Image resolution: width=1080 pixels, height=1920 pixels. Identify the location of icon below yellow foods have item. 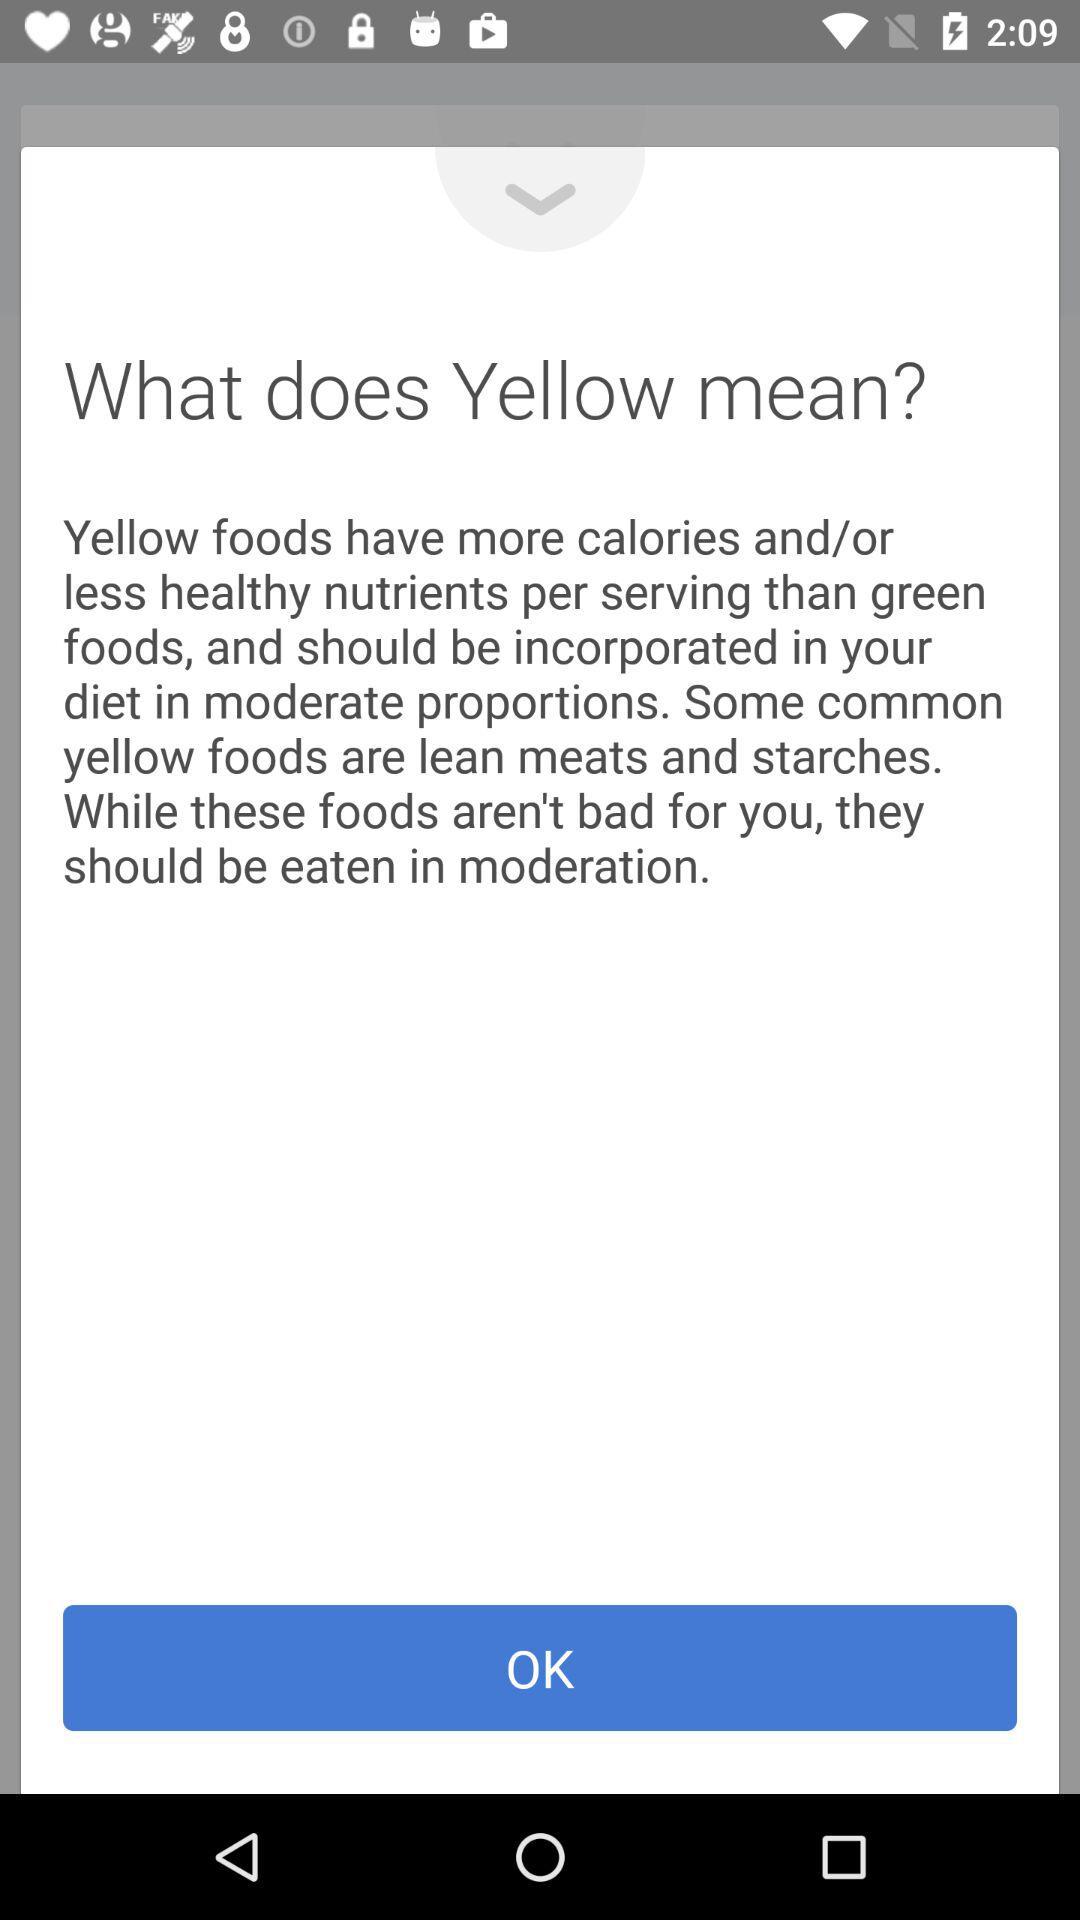
(540, 1668).